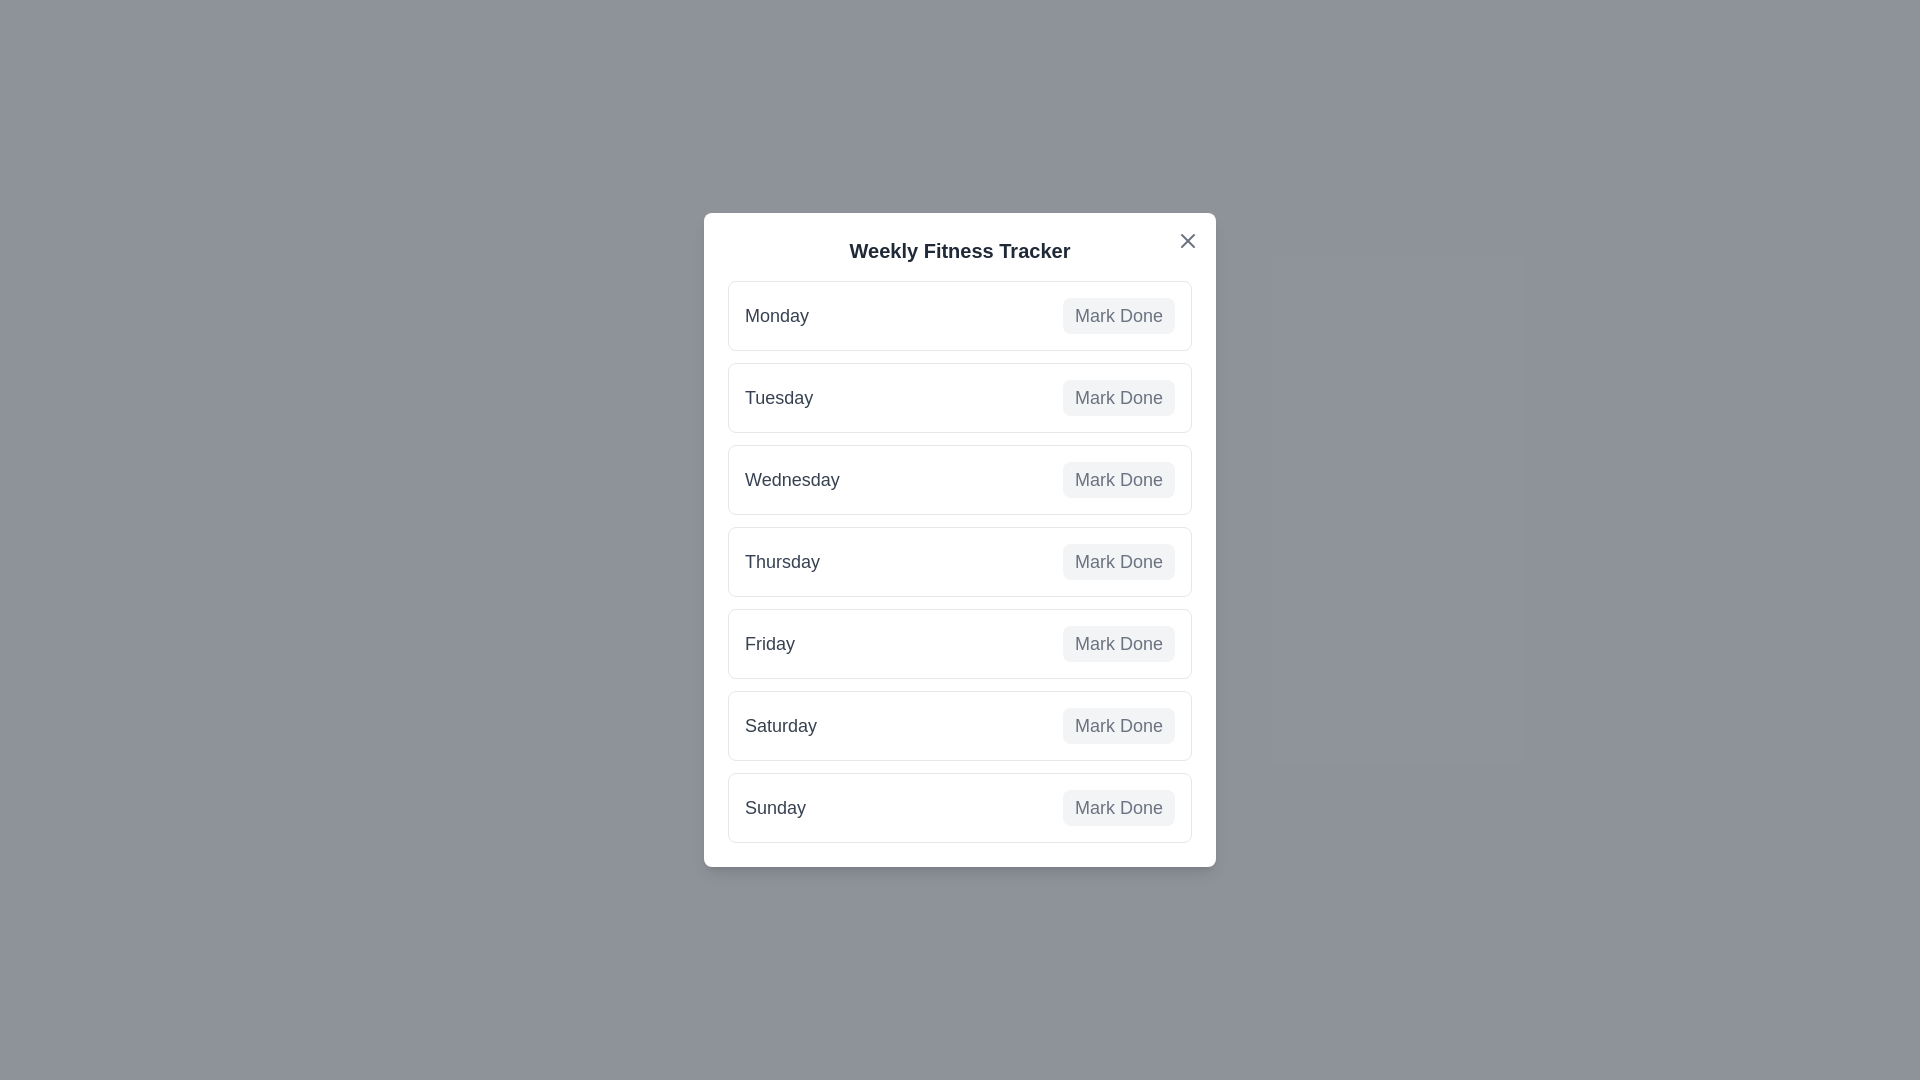  I want to click on 'Mark Done' button for Friday, so click(1117, 644).